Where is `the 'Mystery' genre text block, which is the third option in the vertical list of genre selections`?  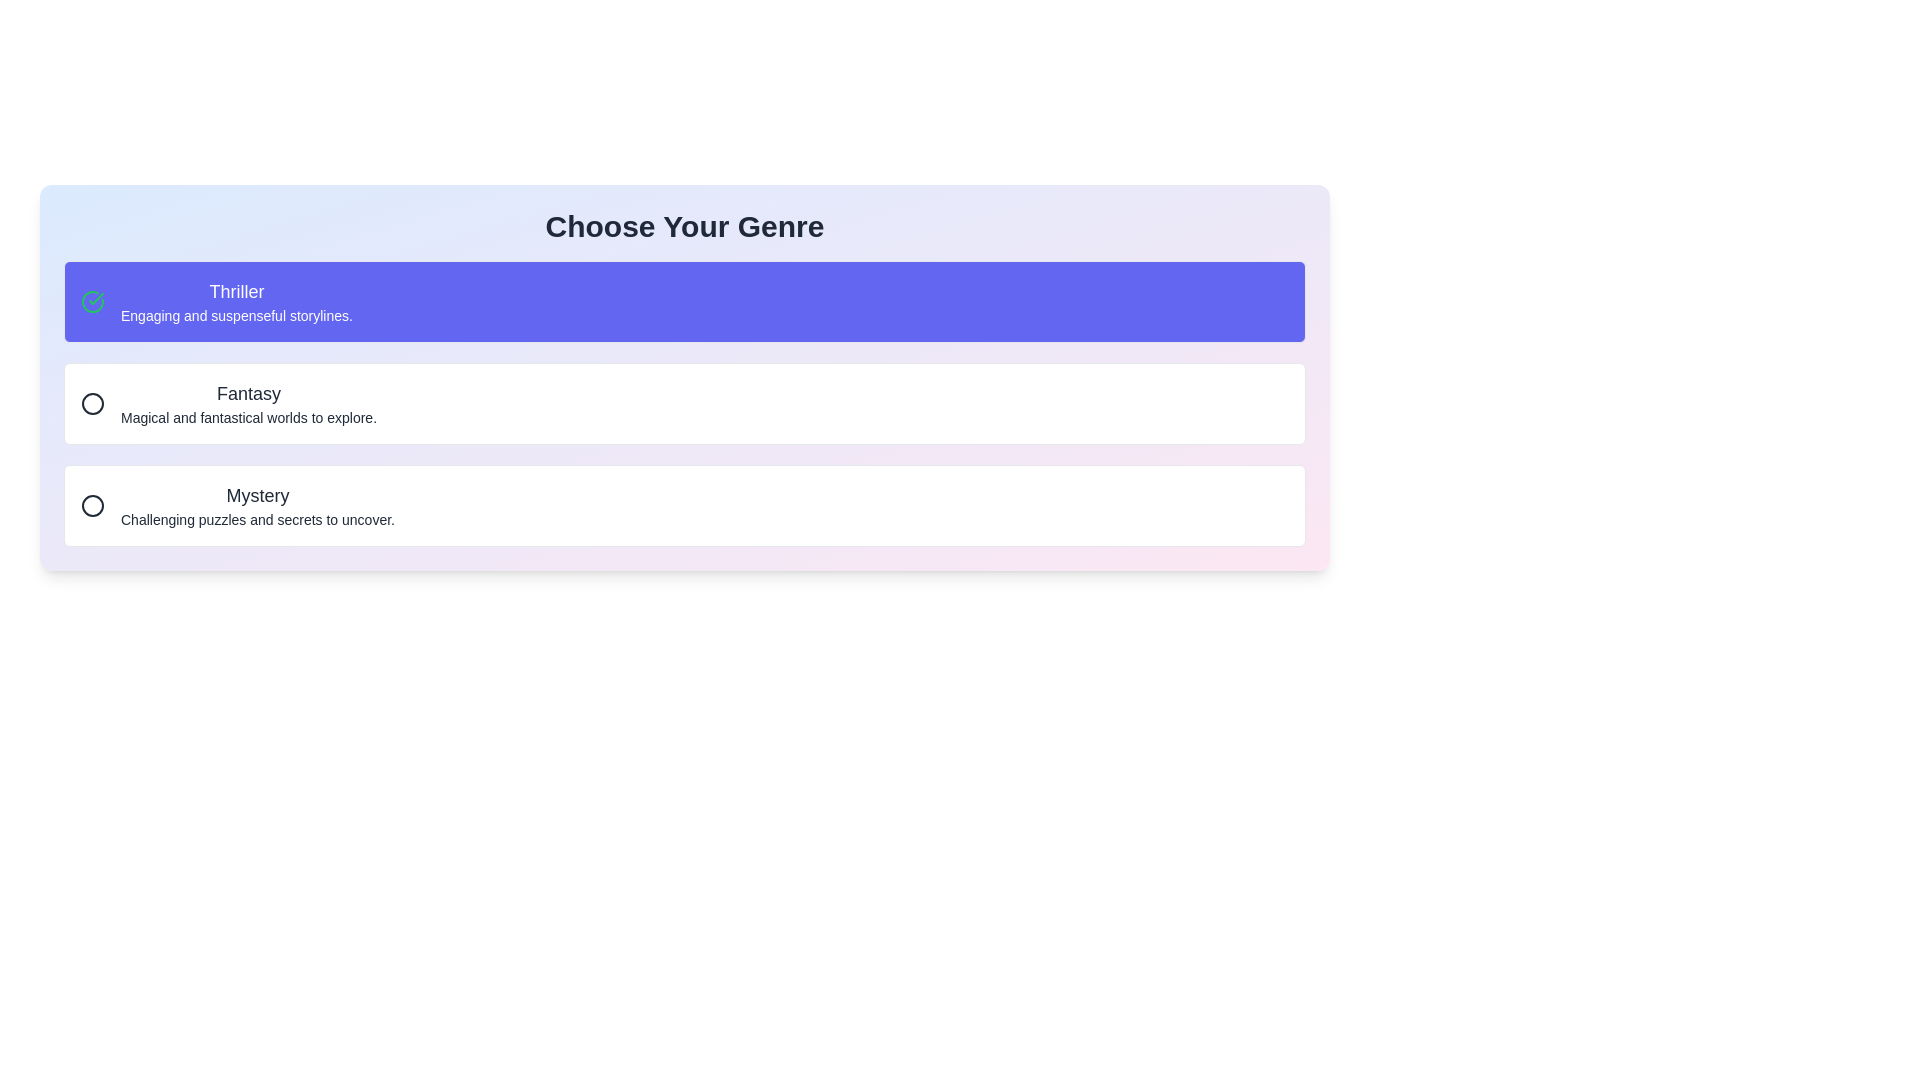
the 'Mystery' genre text block, which is the third option in the vertical list of genre selections is located at coordinates (257, 504).